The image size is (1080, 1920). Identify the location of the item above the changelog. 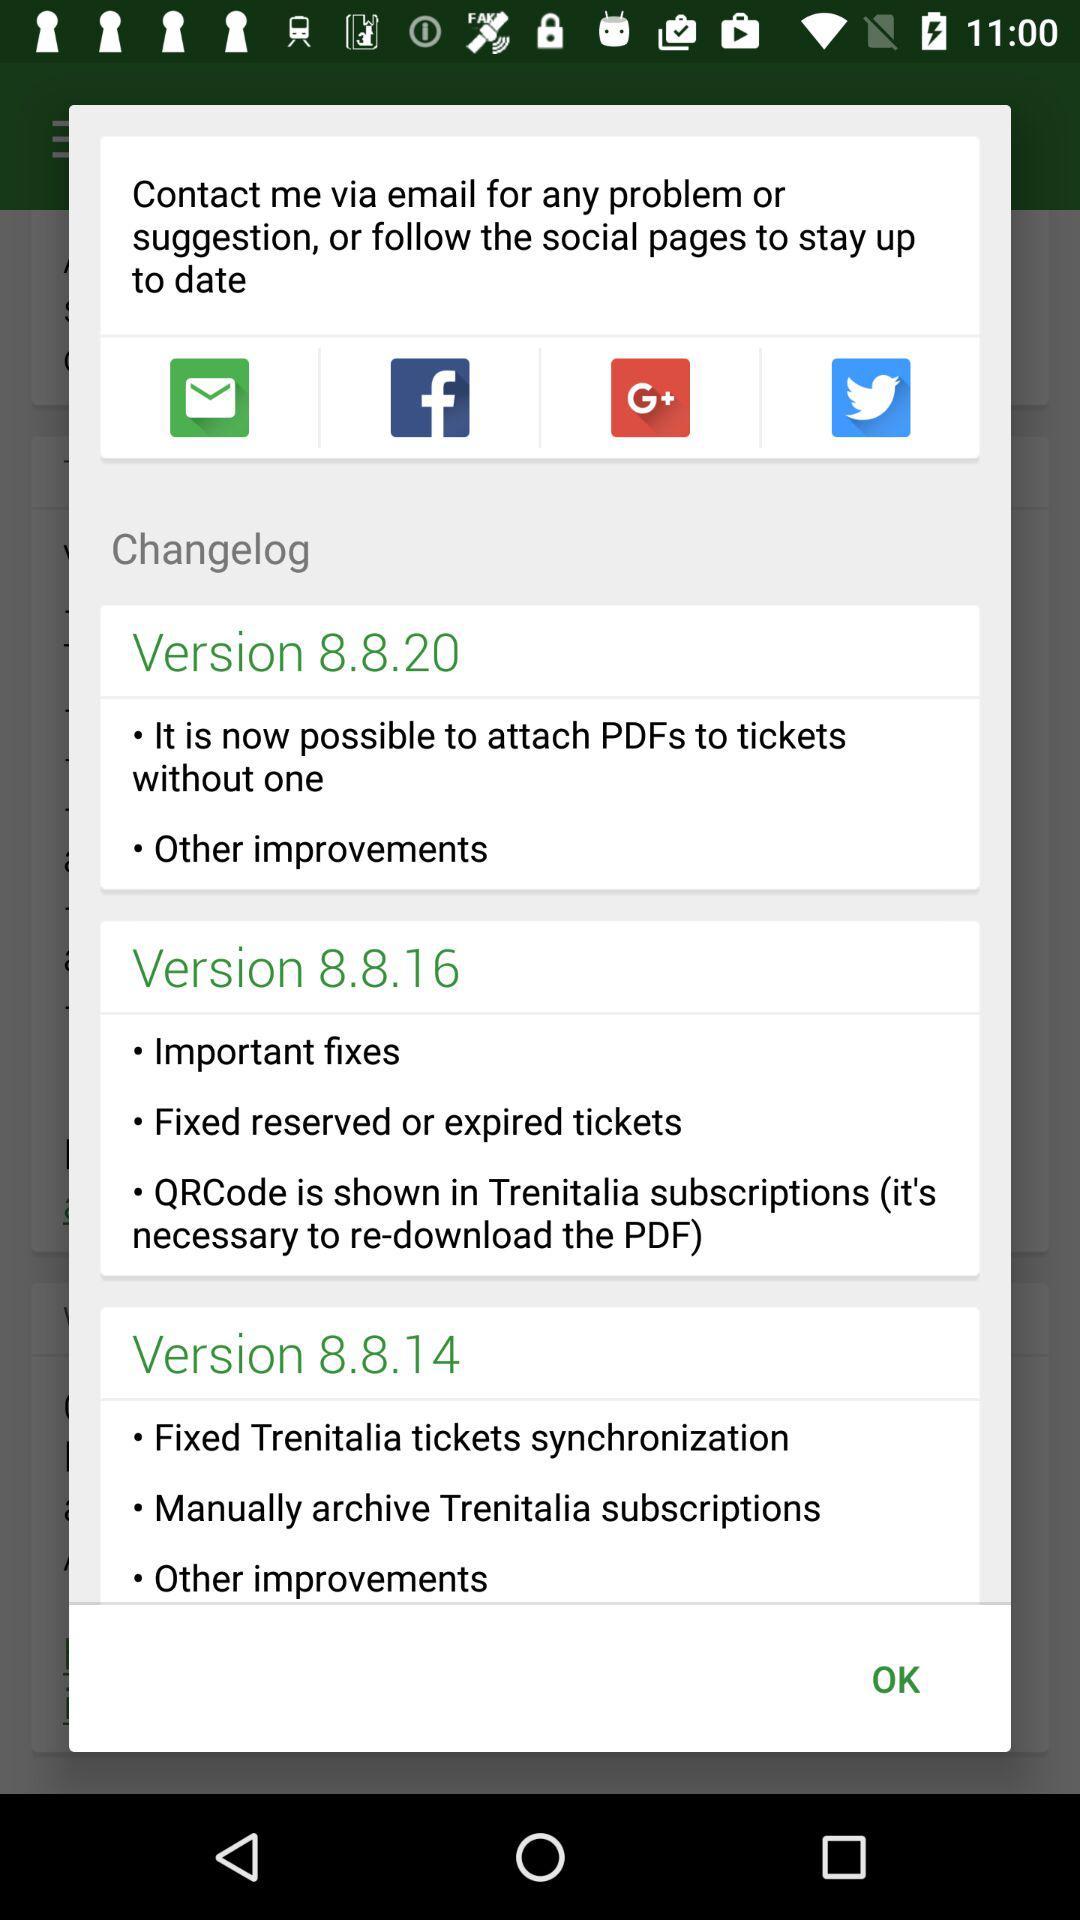
(428, 397).